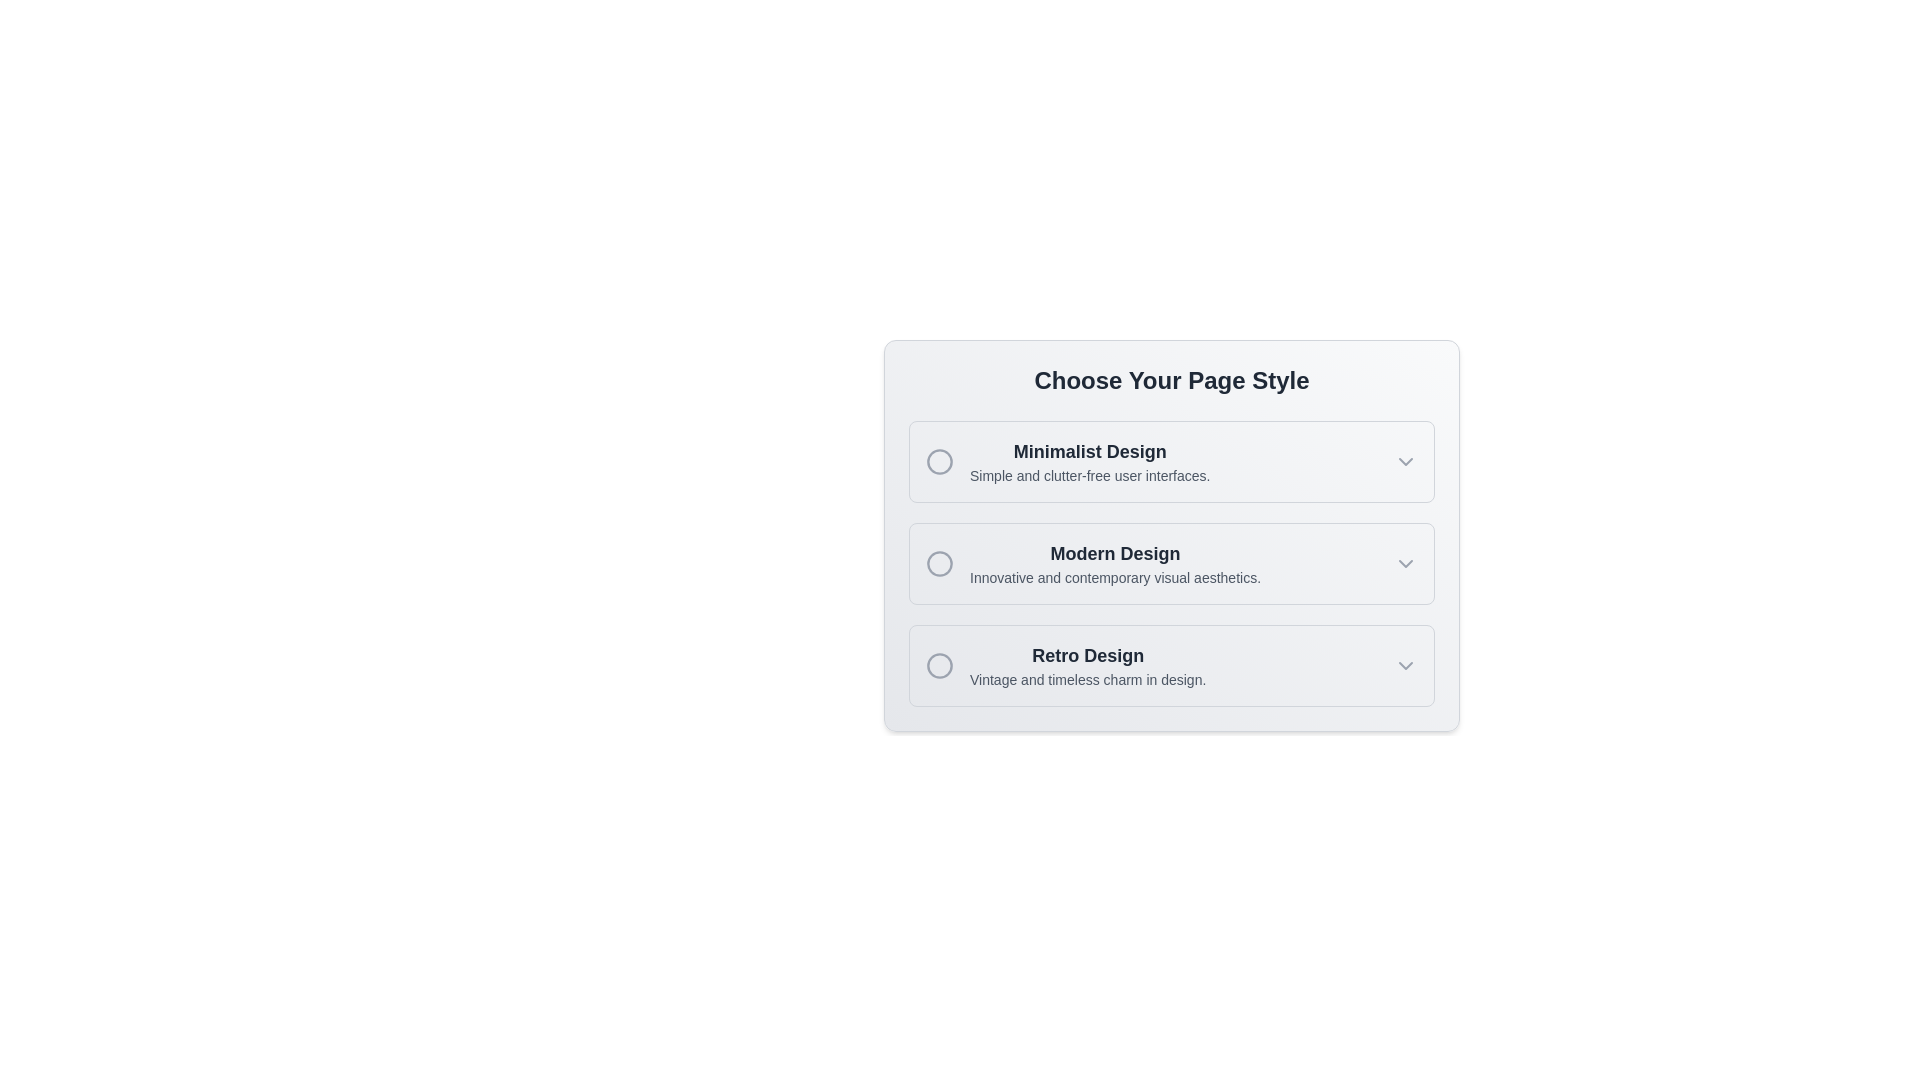 The height and width of the screenshot is (1080, 1920). What do you see at coordinates (1088, 462) in the screenshot?
I see `the first Text group element below the title 'Choose Your Page Style'` at bounding box center [1088, 462].